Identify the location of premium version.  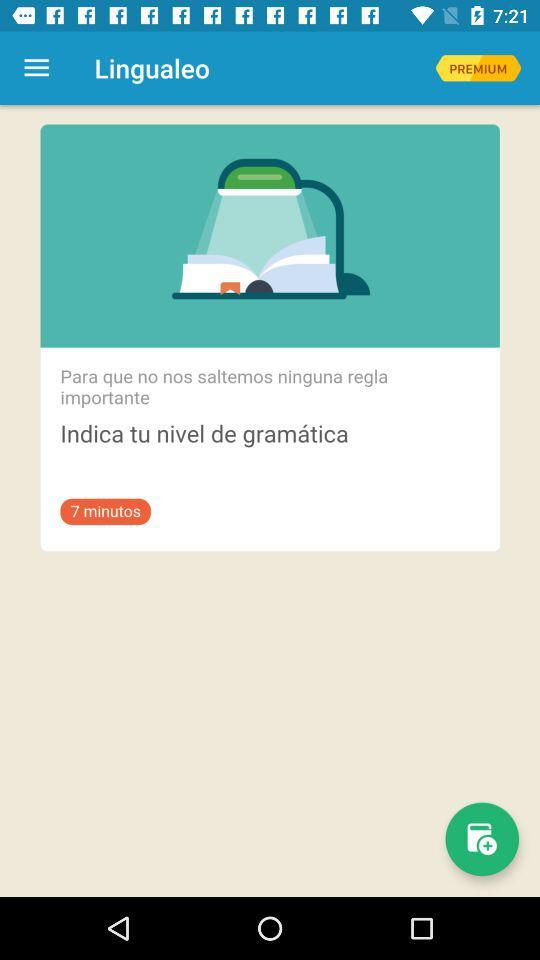
(477, 68).